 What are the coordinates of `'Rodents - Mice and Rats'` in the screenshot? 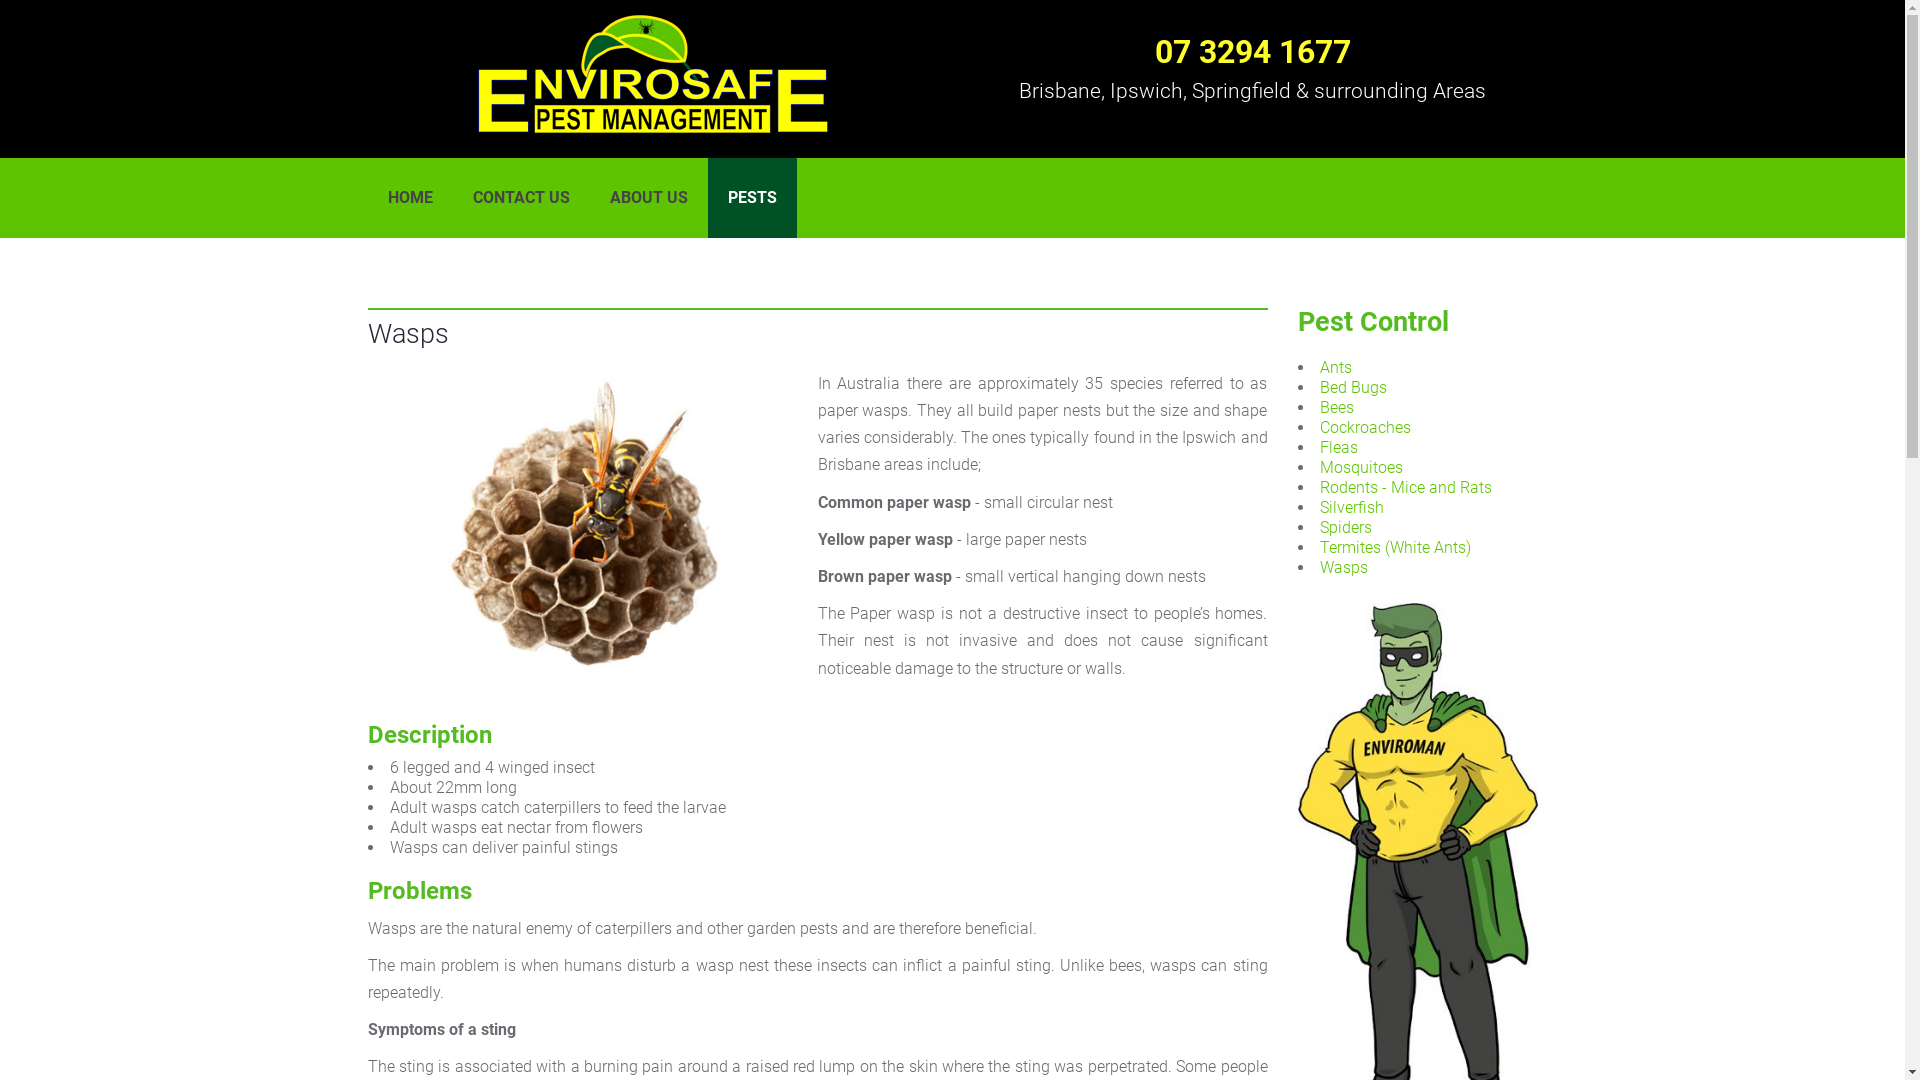 It's located at (1405, 487).